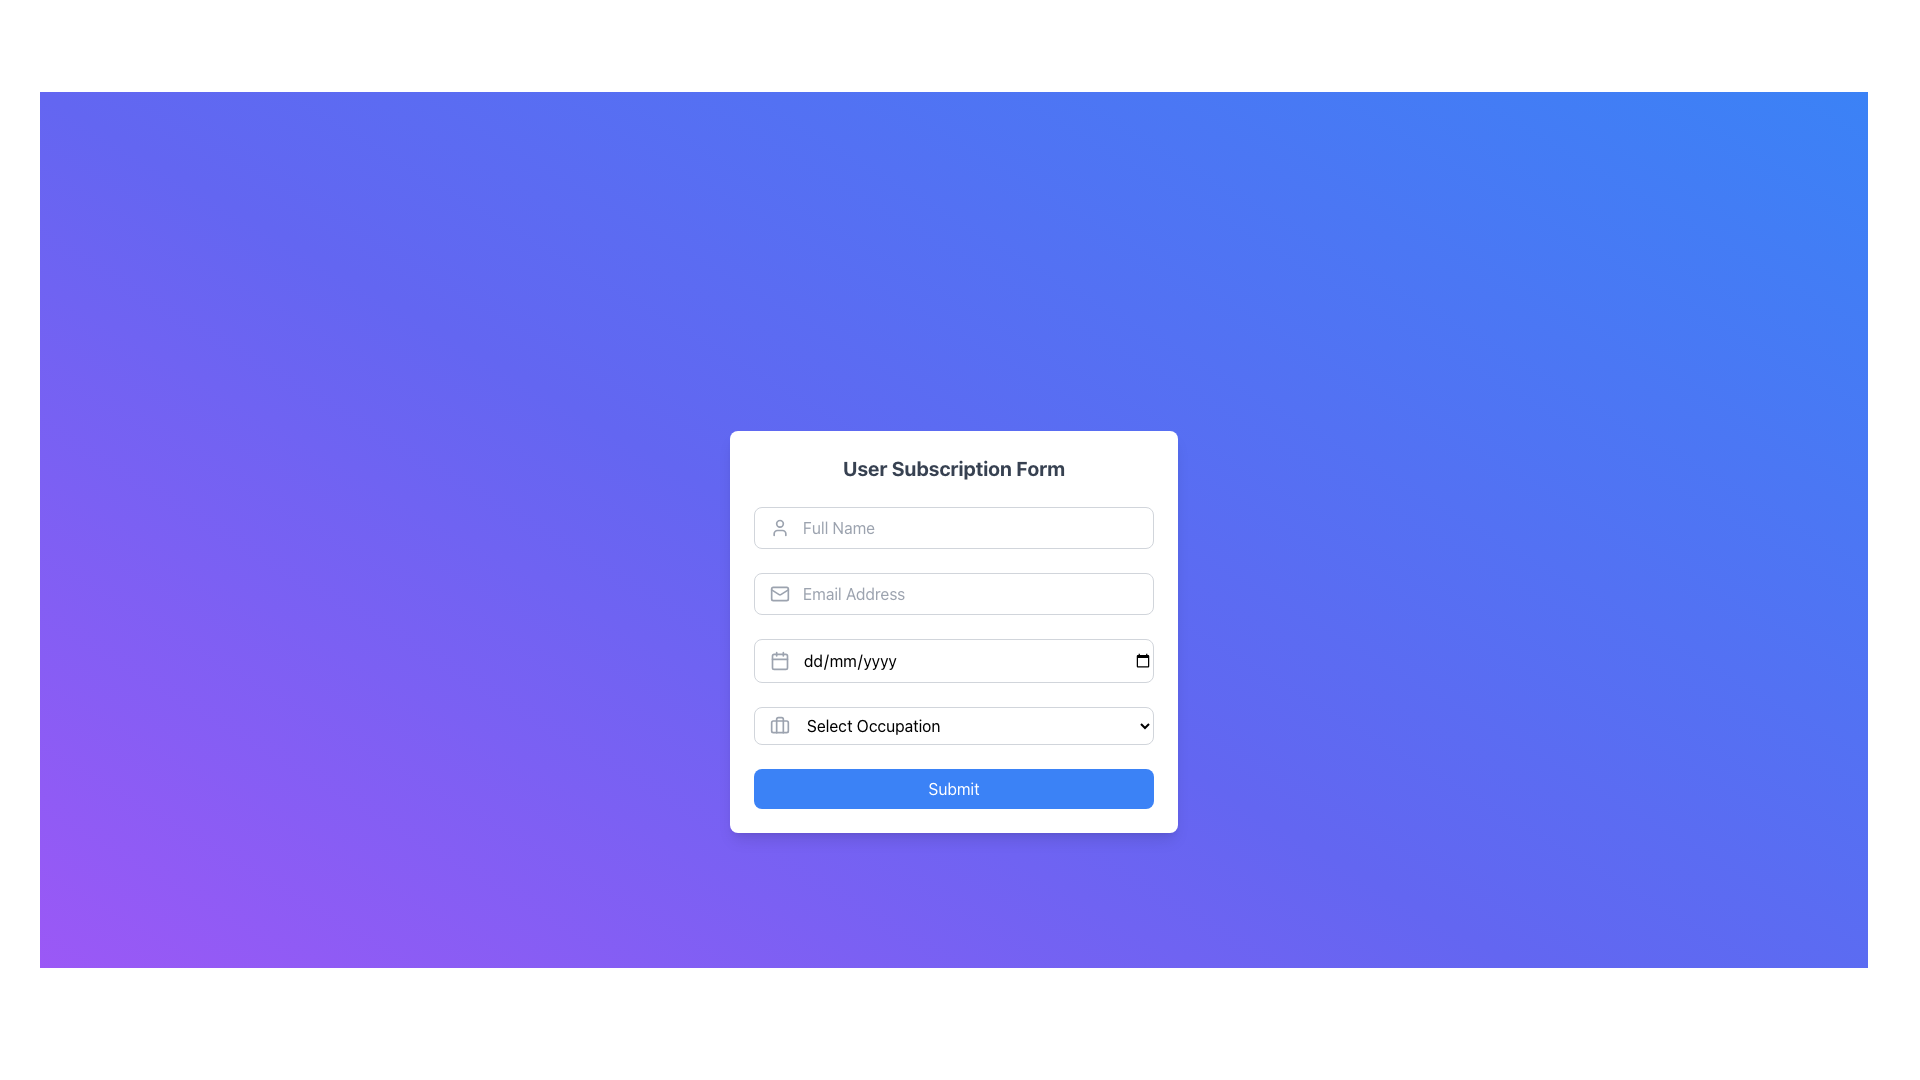  Describe the element at coordinates (953, 725) in the screenshot. I see `the downward arrow of the dropdown menu labeled 'Select Occupation'` at that location.